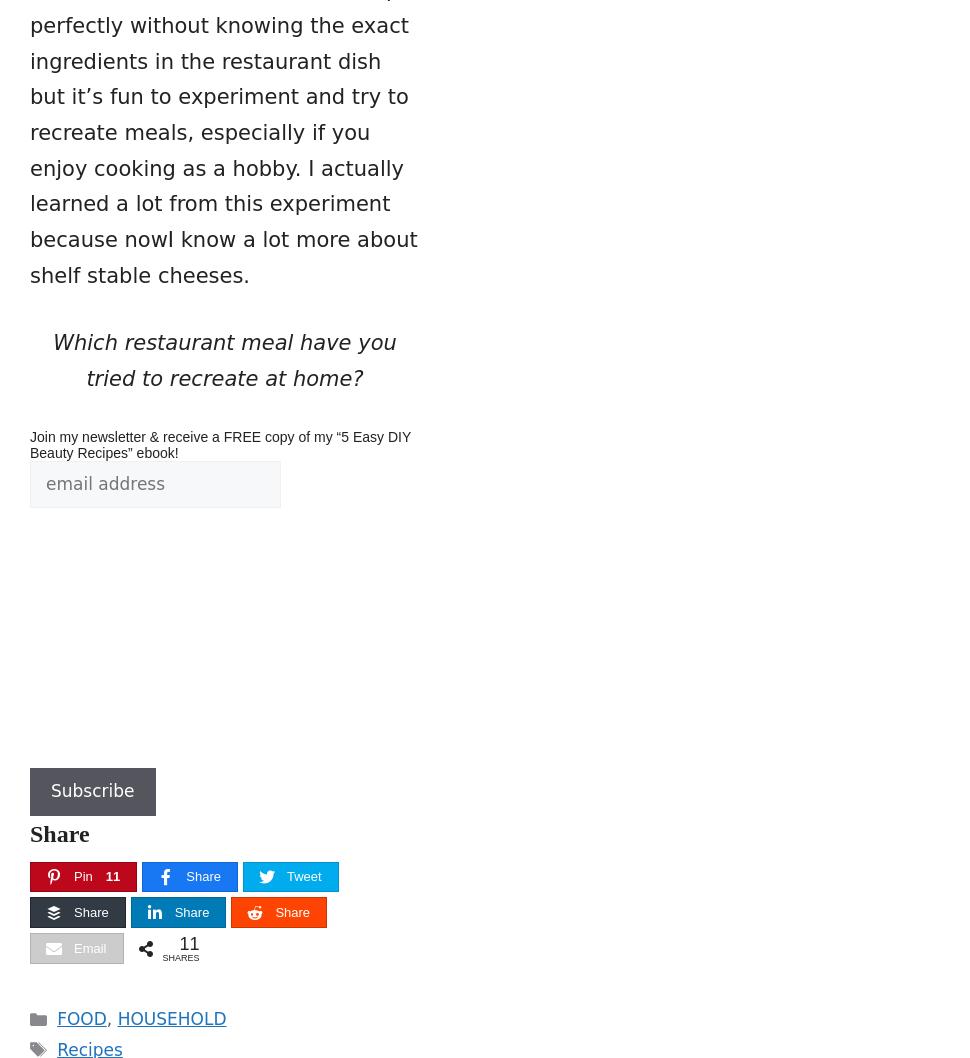 The width and height of the screenshot is (970, 1058). What do you see at coordinates (179, 958) in the screenshot?
I see `'Shares'` at bounding box center [179, 958].